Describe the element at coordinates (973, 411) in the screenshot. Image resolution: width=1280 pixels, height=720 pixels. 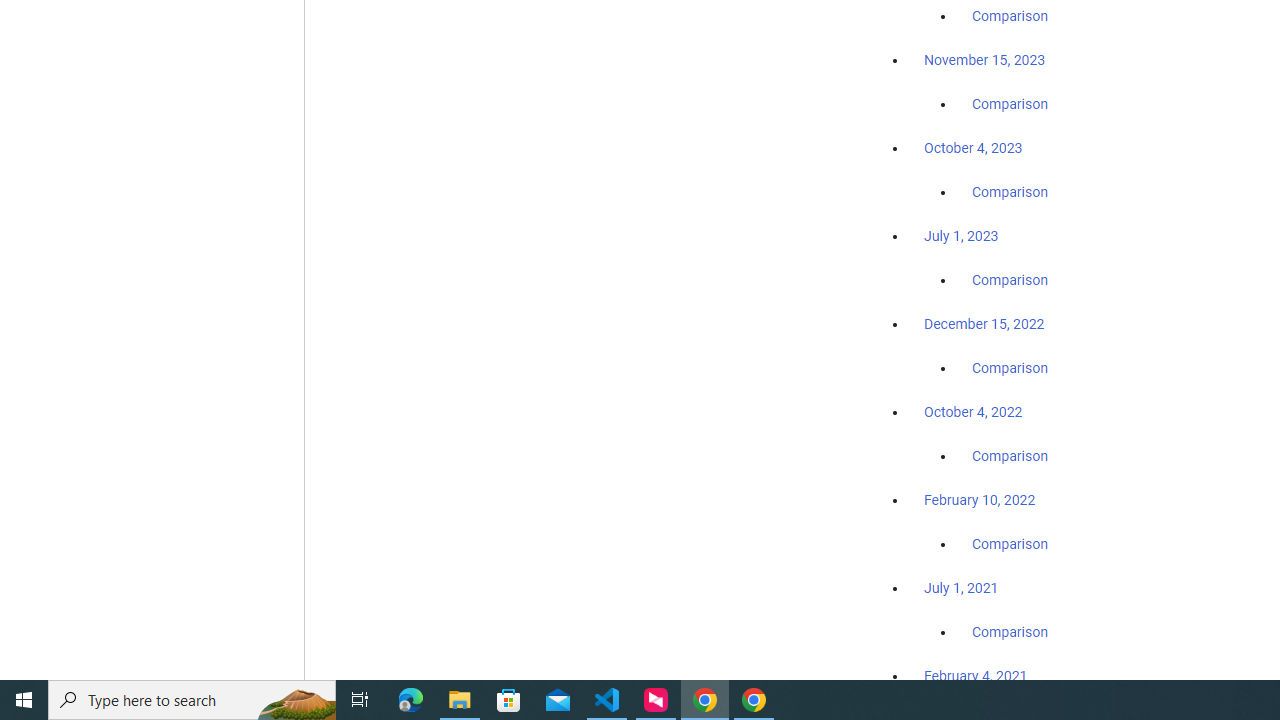
I see `'October 4, 2022'` at that location.